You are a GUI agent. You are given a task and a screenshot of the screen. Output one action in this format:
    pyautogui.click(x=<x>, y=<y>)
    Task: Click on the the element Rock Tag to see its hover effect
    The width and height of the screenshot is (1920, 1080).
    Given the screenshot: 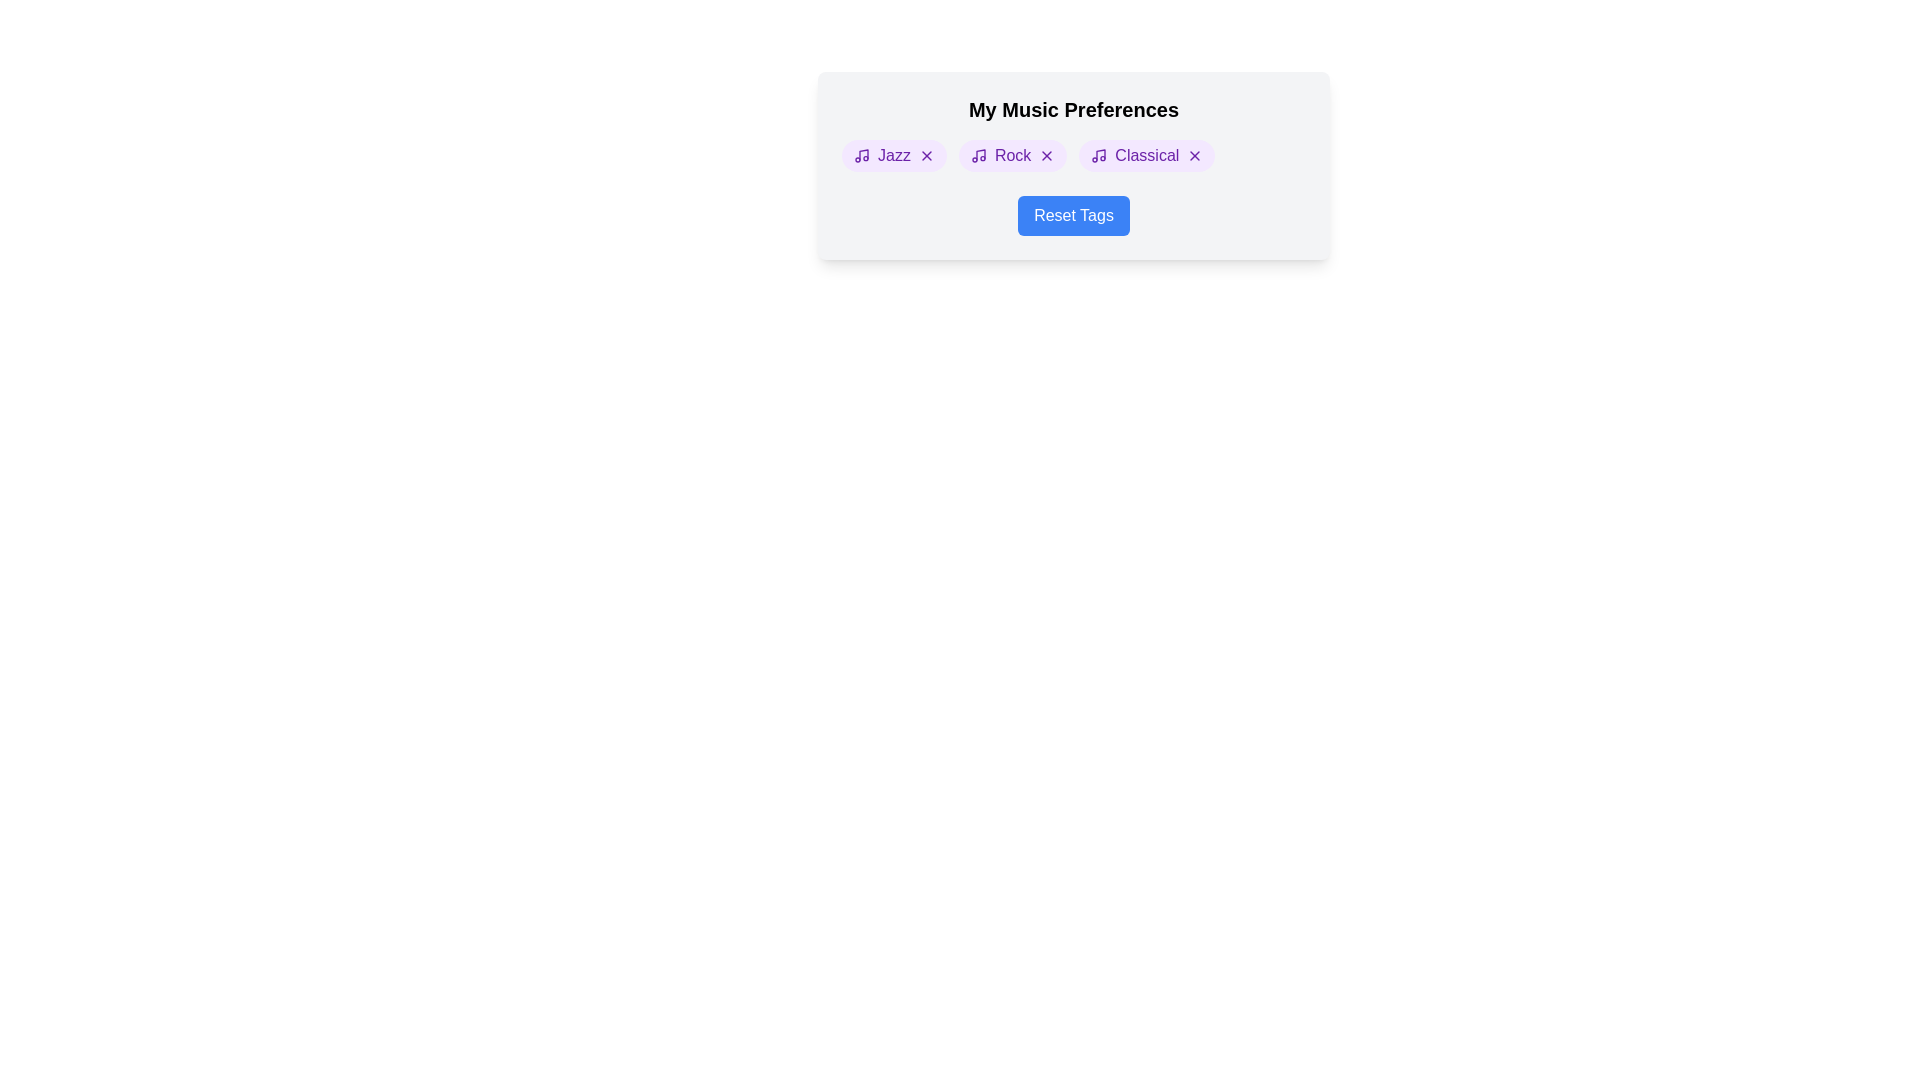 What is the action you would take?
    pyautogui.click(x=1012, y=154)
    